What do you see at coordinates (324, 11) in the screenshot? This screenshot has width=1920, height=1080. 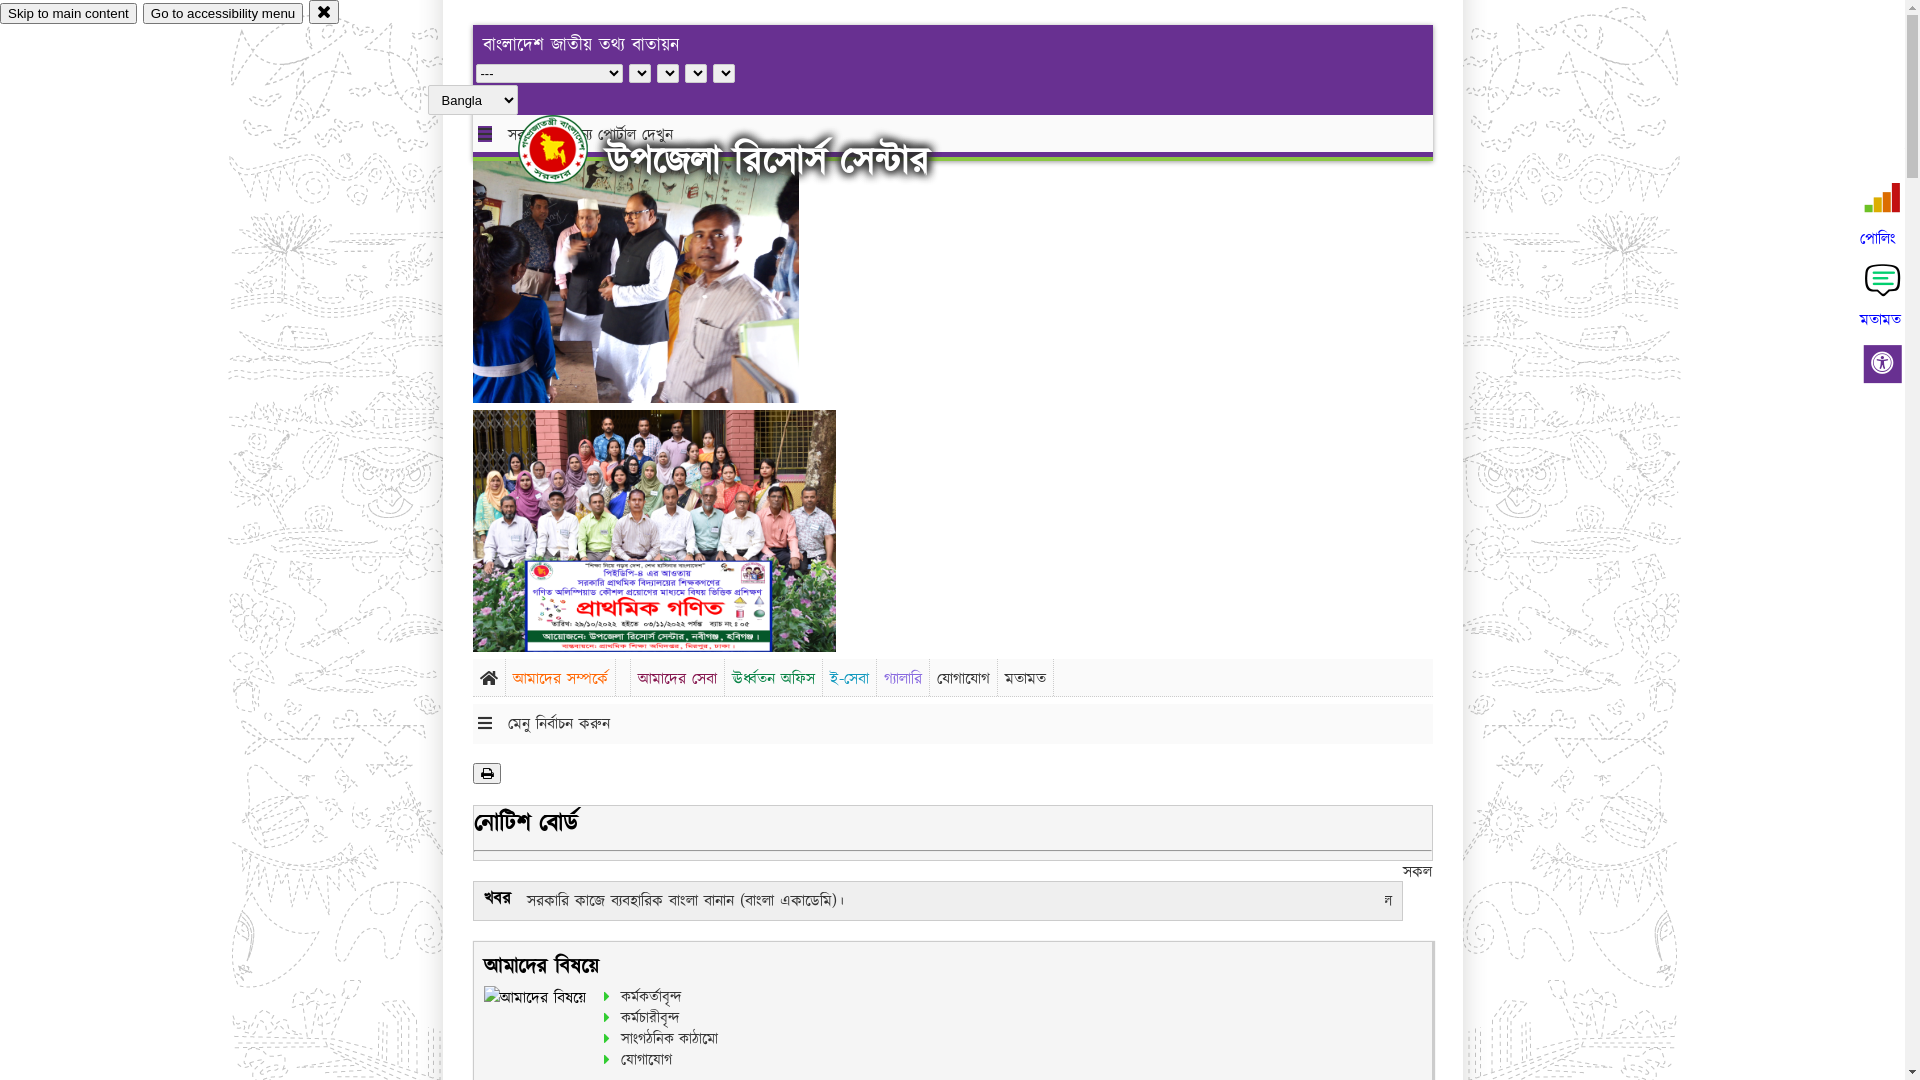 I see `'close'` at bounding box center [324, 11].